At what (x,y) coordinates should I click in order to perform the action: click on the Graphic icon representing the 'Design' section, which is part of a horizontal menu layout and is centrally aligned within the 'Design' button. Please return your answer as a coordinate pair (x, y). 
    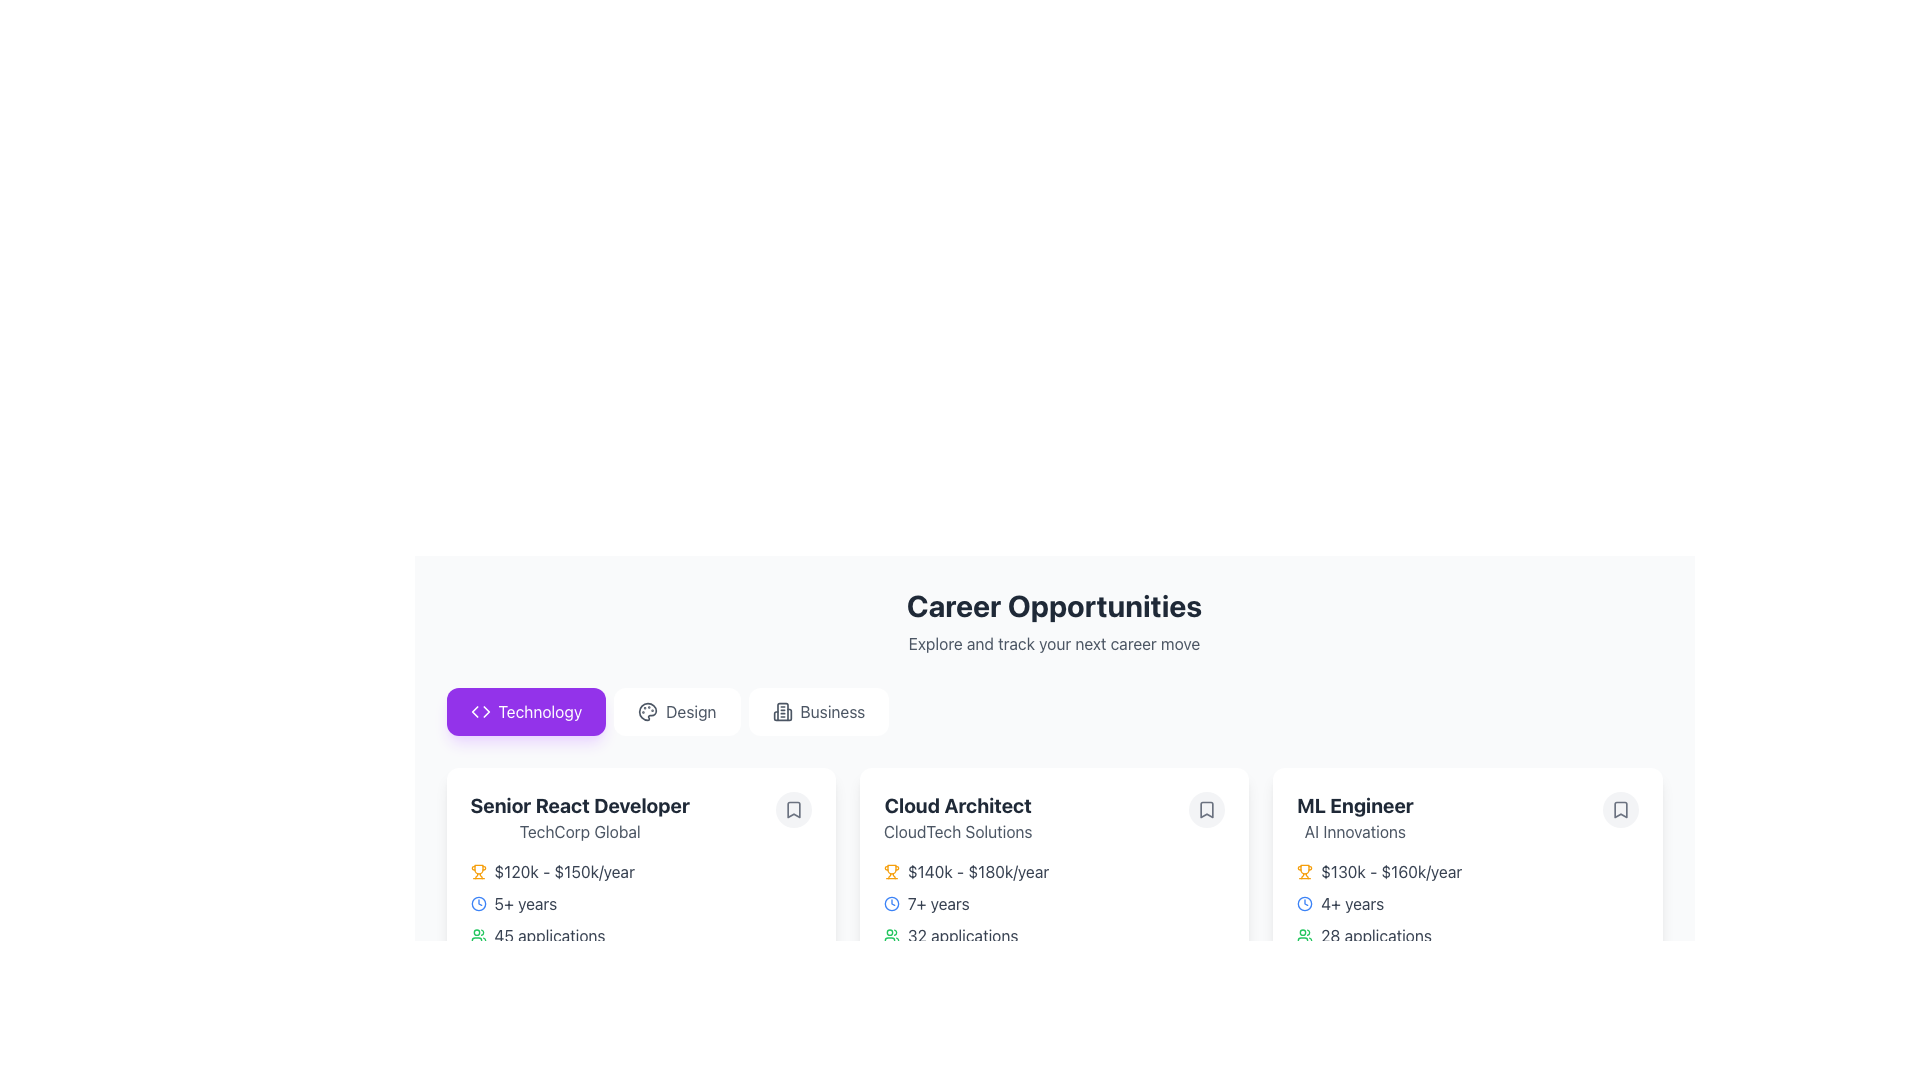
    Looking at the image, I should click on (648, 711).